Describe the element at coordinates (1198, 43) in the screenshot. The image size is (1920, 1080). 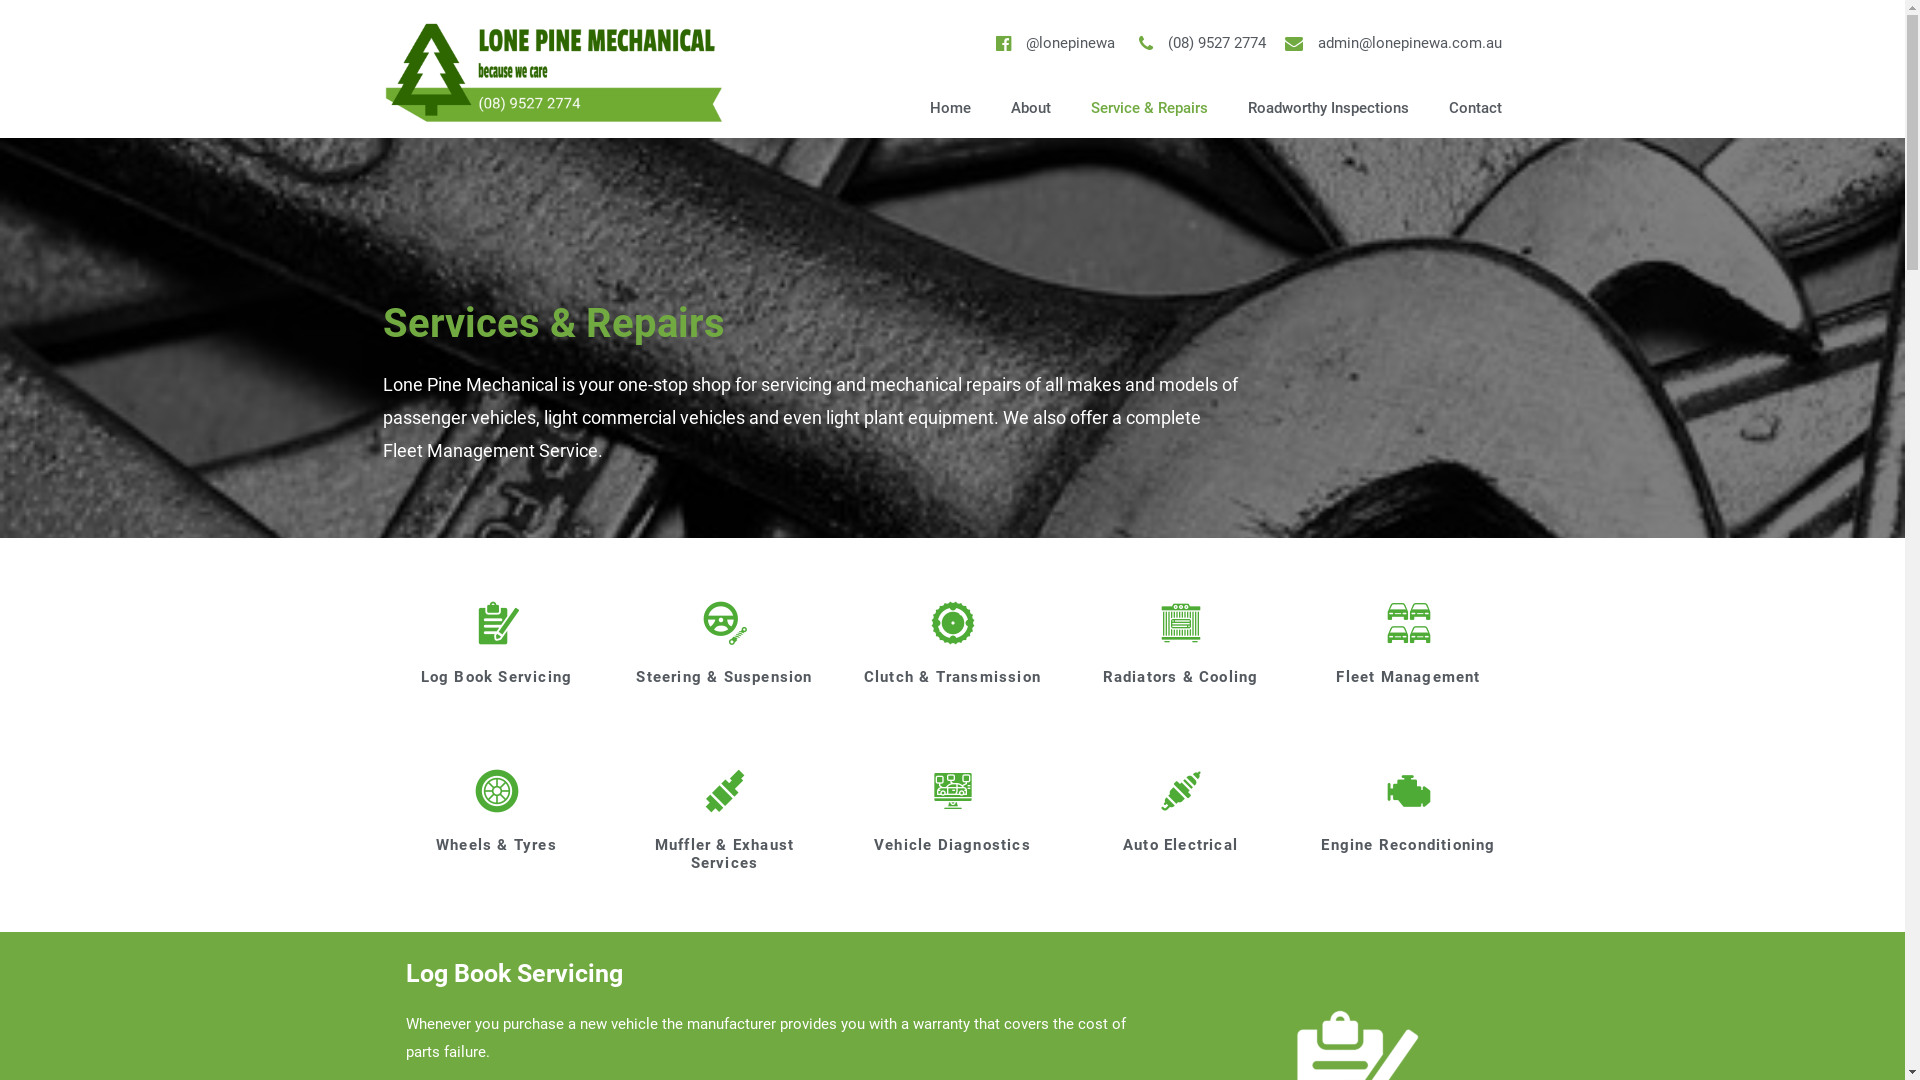
I see `'(08) 9527 2774'` at that location.